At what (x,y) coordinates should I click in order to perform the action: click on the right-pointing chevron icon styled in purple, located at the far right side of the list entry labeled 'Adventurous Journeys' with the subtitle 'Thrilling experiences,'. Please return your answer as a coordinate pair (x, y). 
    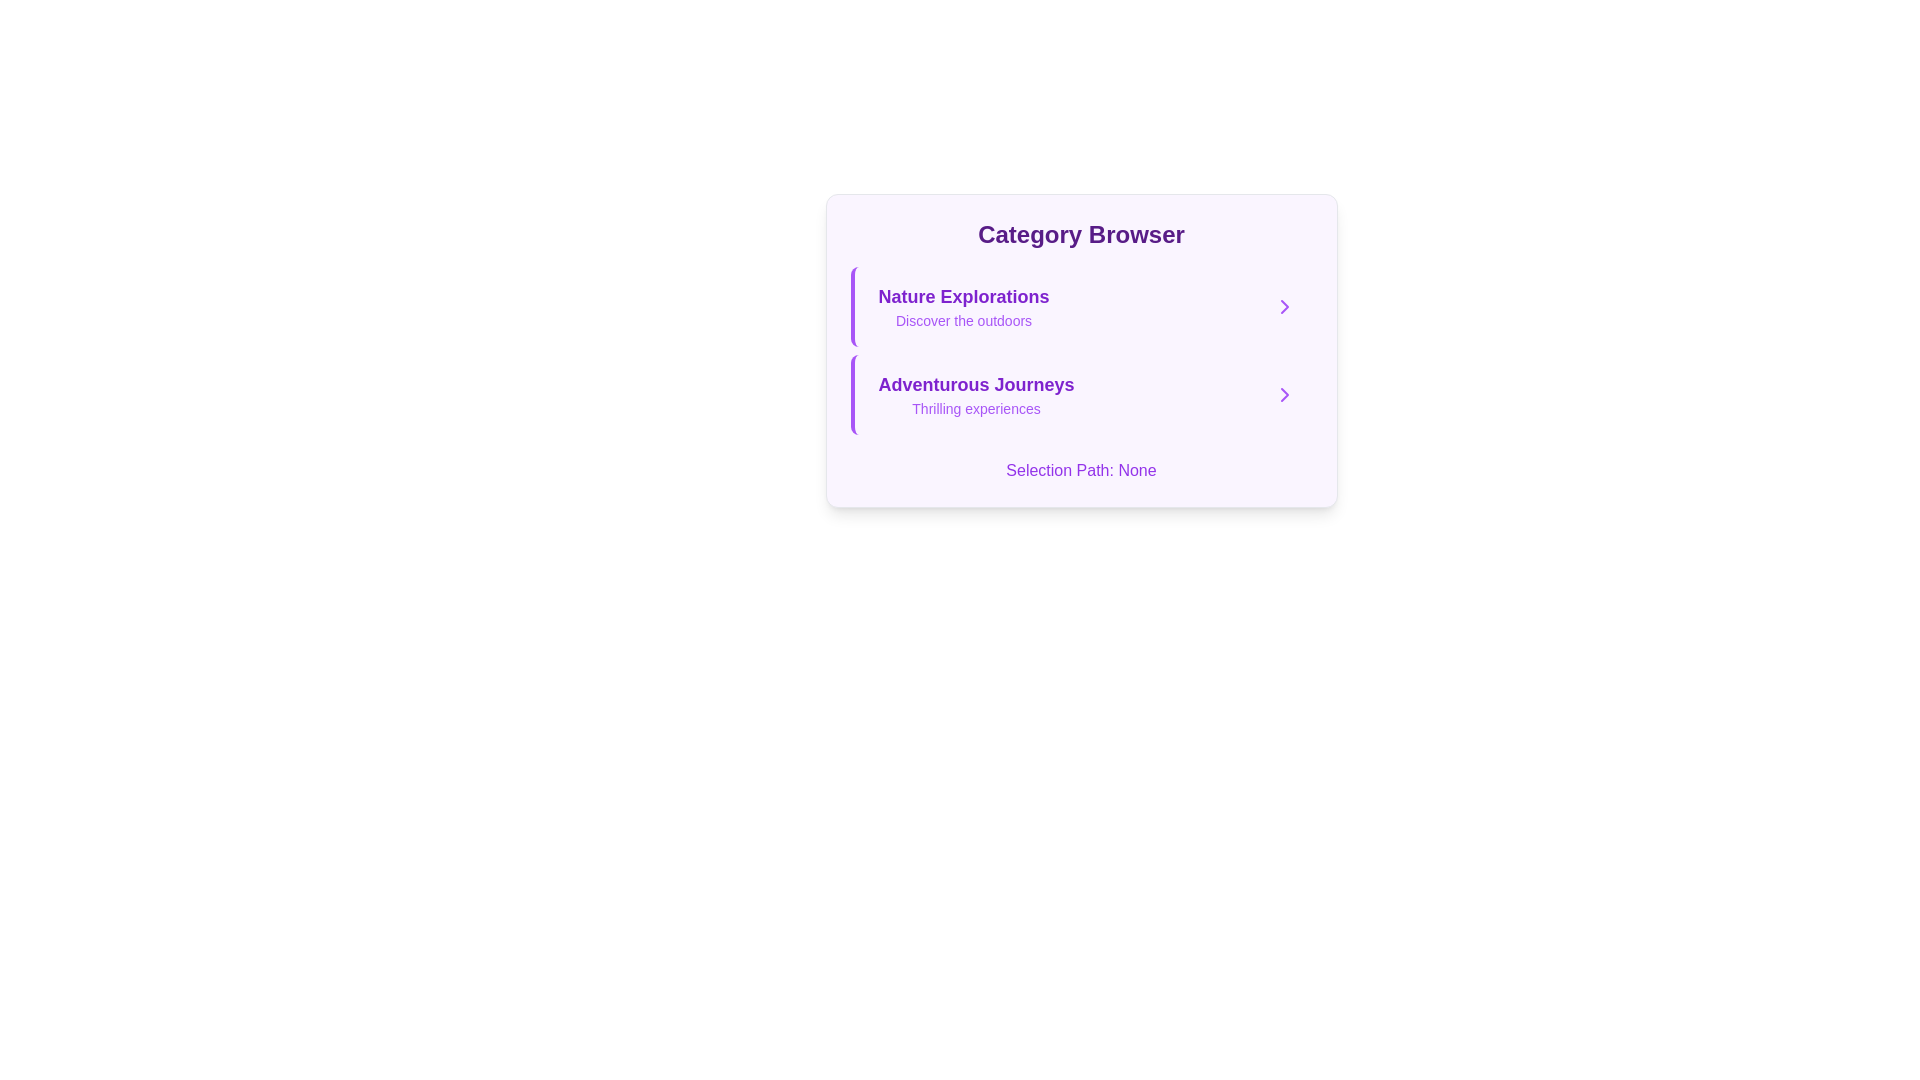
    Looking at the image, I should click on (1284, 394).